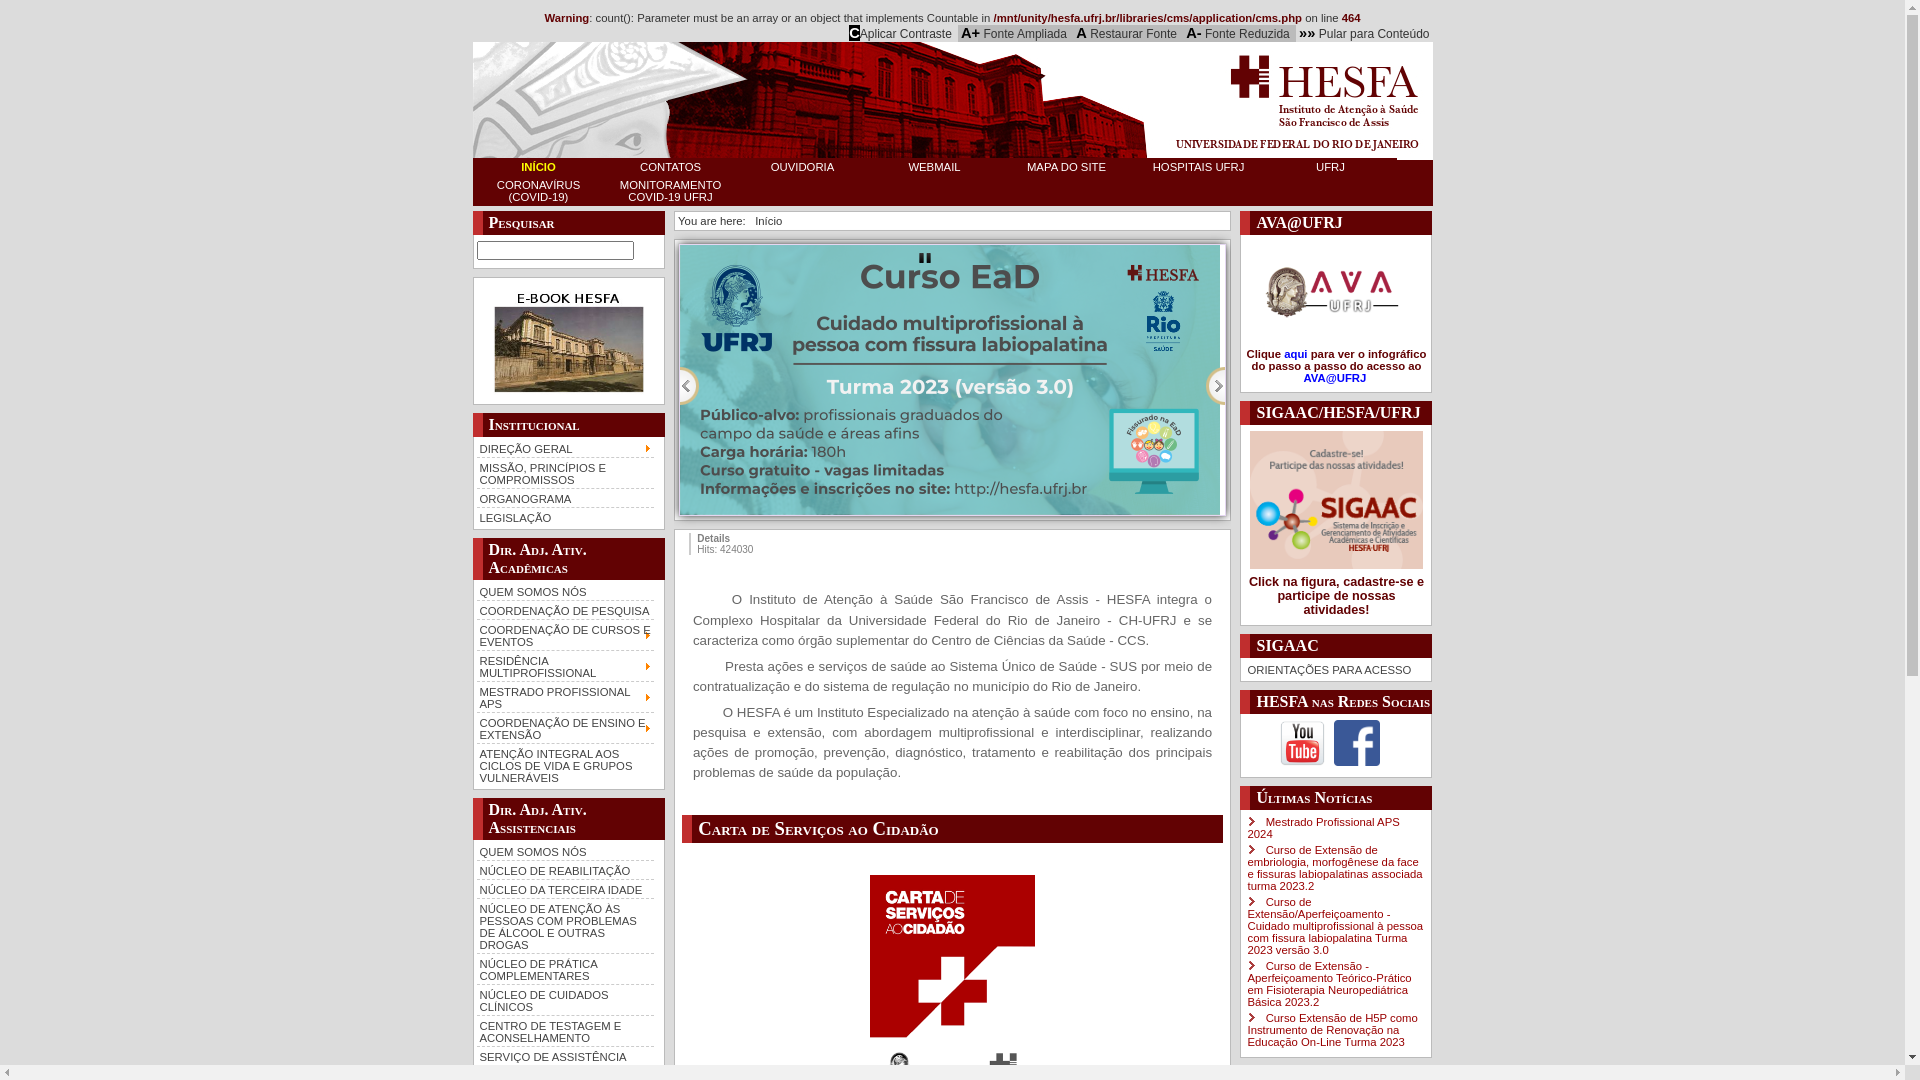 This screenshot has height=1080, width=1920. Describe the element at coordinates (1329, 165) in the screenshot. I see `'UFRJ'` at that location.